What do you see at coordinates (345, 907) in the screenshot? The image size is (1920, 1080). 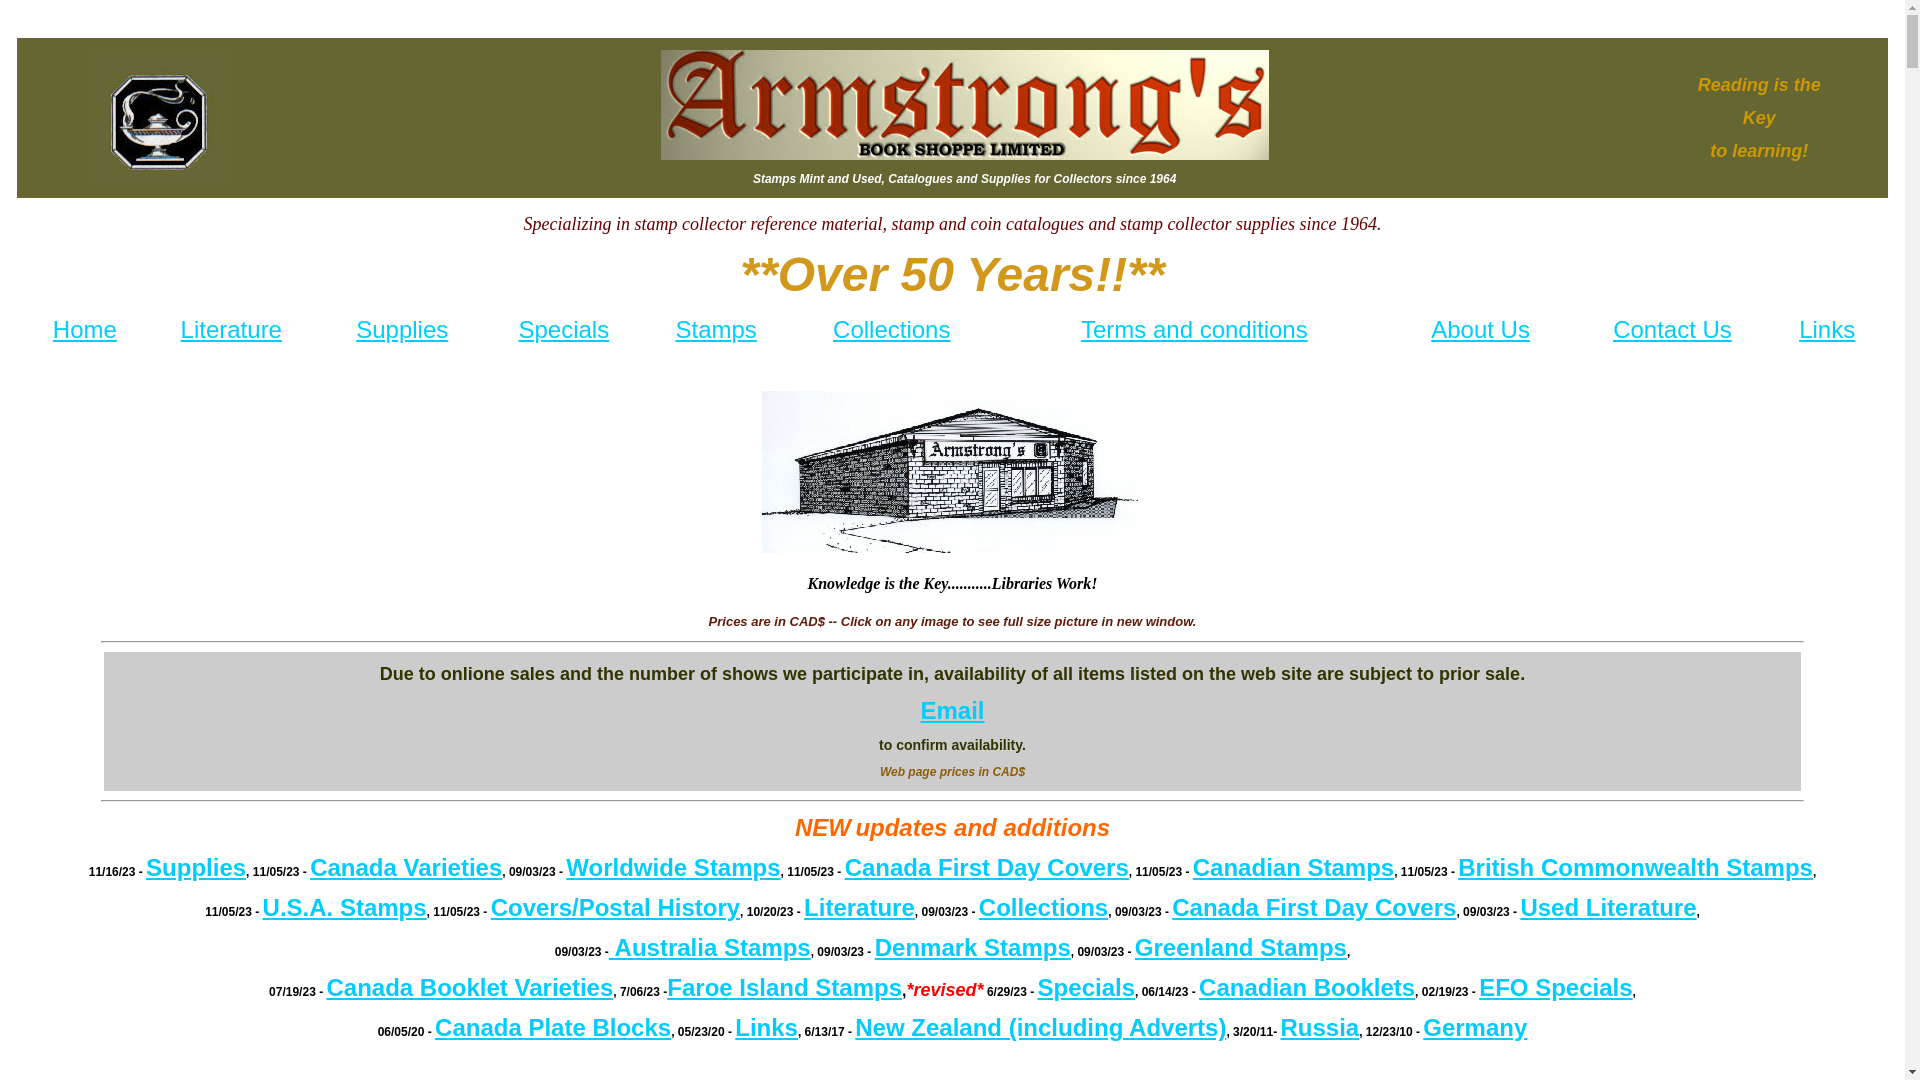 I see `'U.S.A. Stamps'` at bounding box center [345, 907].